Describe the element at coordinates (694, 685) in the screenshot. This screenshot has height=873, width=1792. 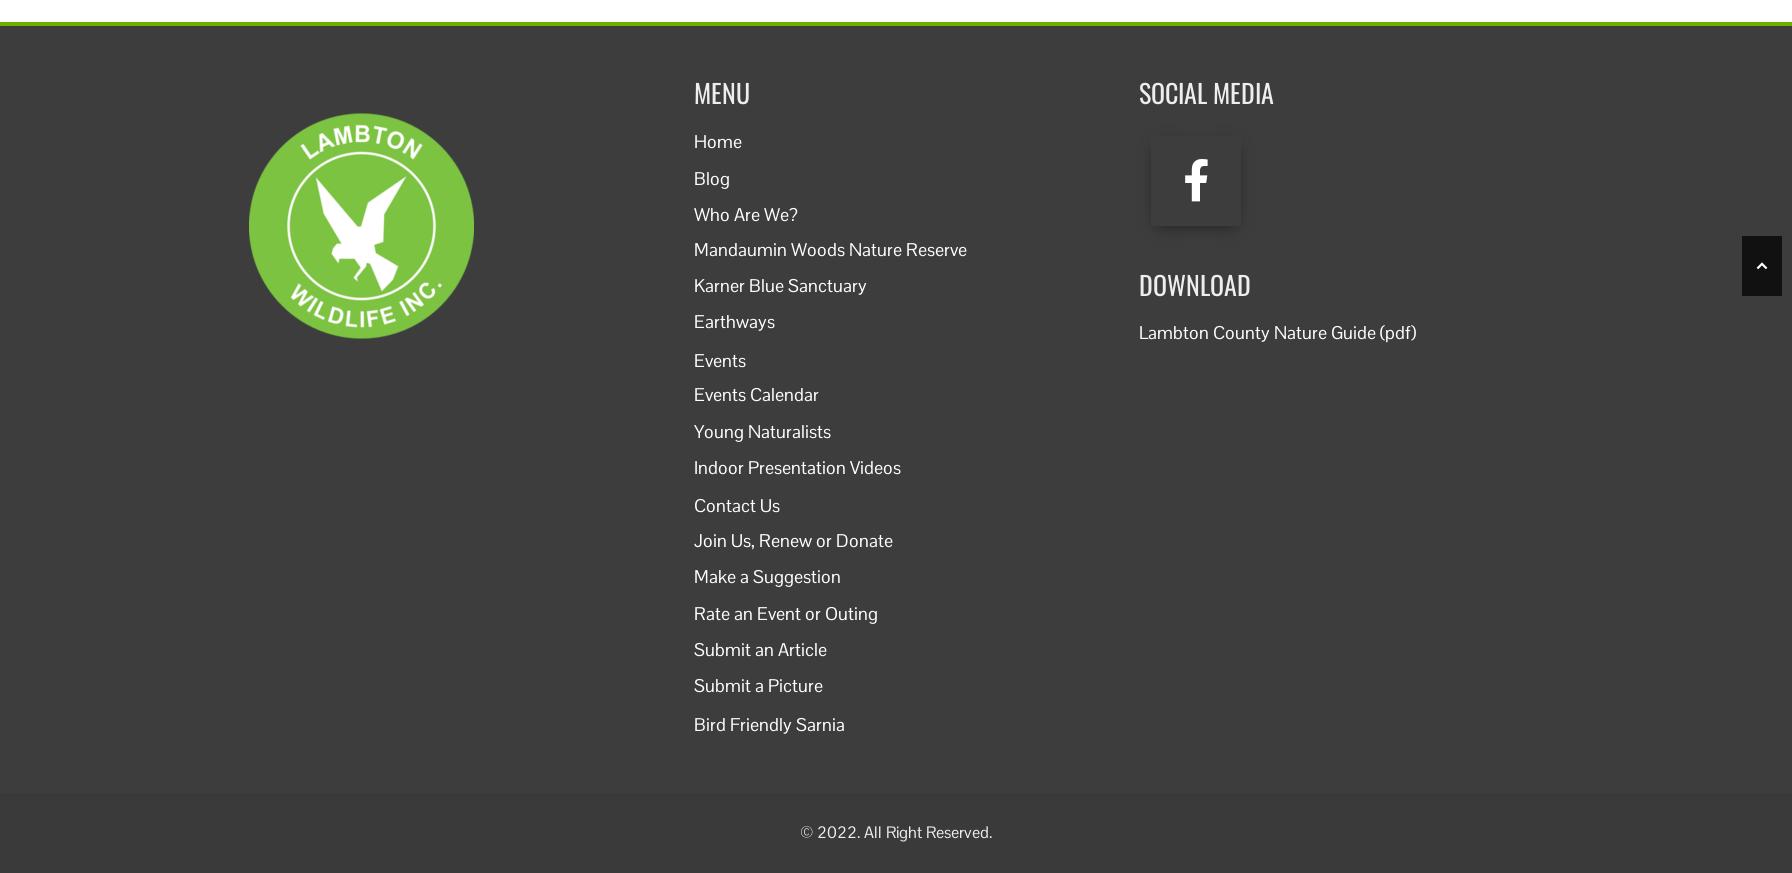
I see `'Submit a Picture'` at that location.